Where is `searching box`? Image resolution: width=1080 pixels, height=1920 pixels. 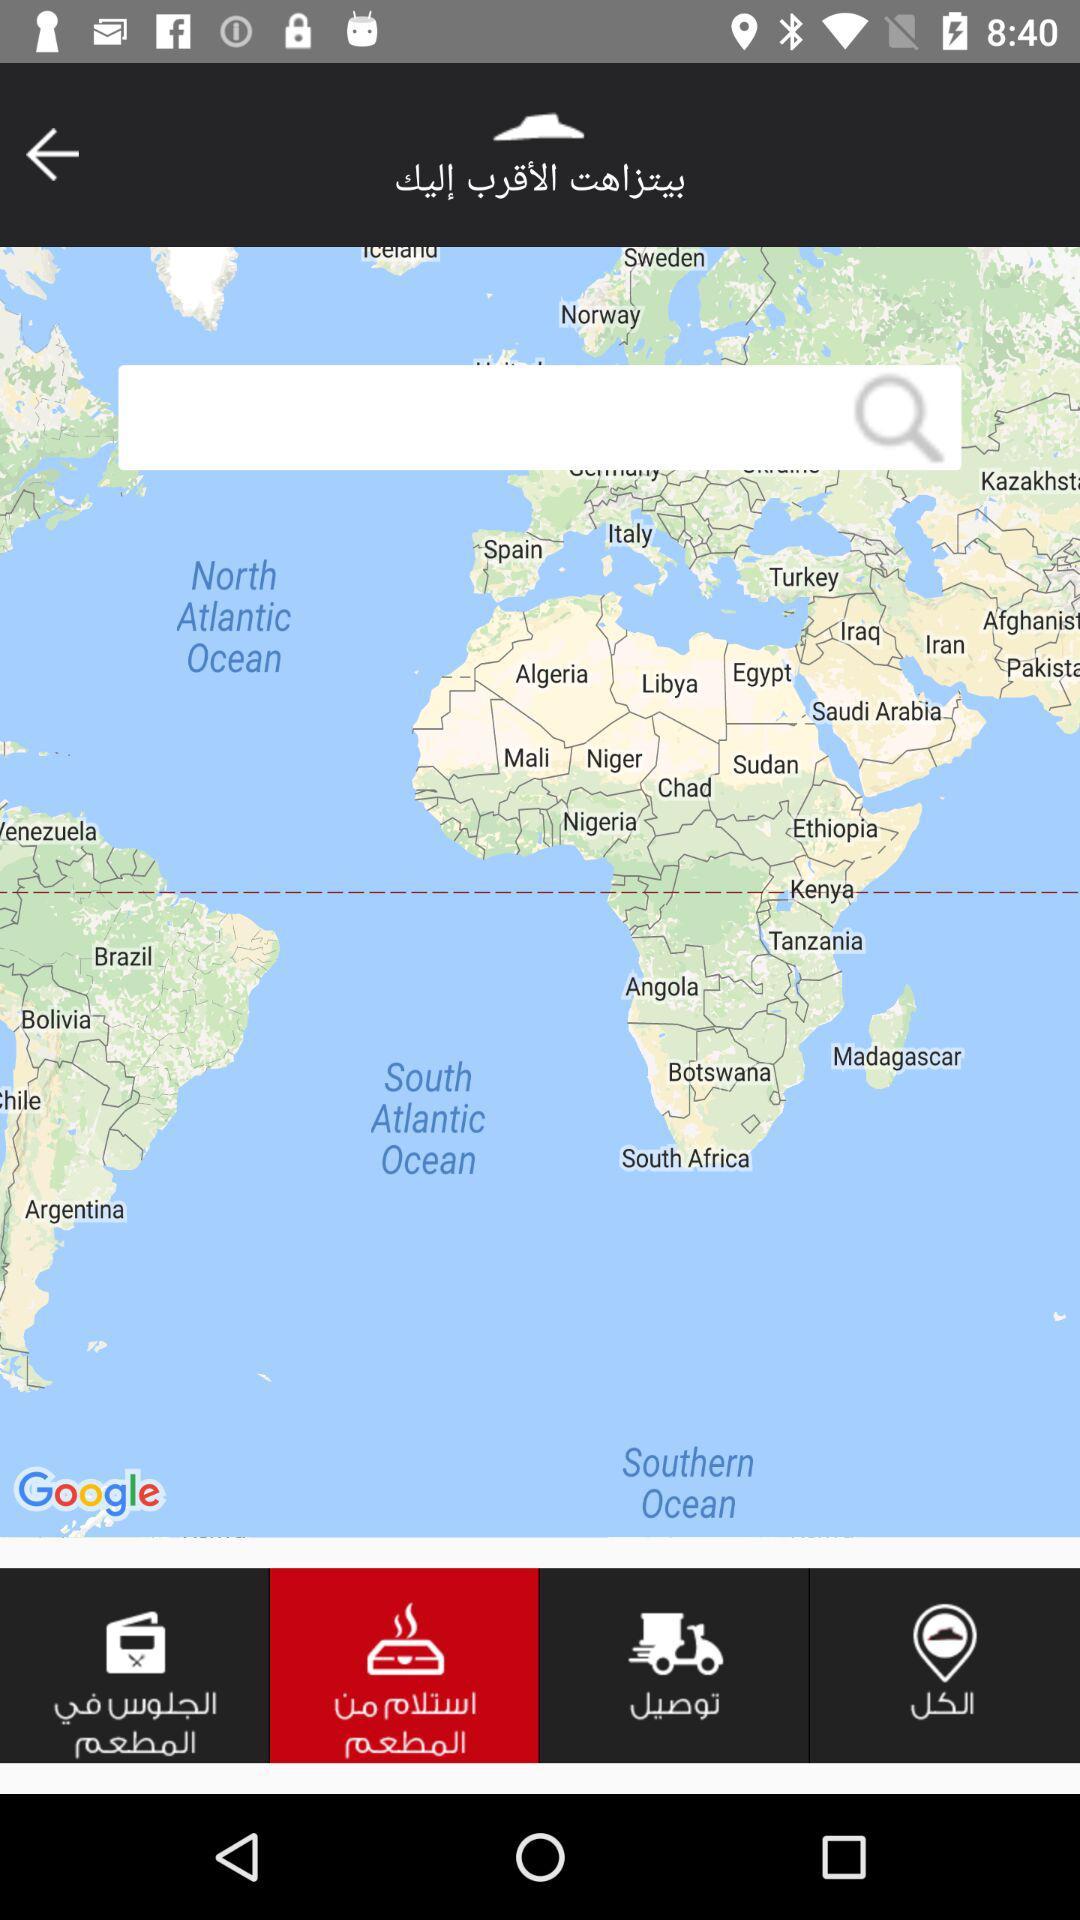
searching box is located at coordinates (477, 416).